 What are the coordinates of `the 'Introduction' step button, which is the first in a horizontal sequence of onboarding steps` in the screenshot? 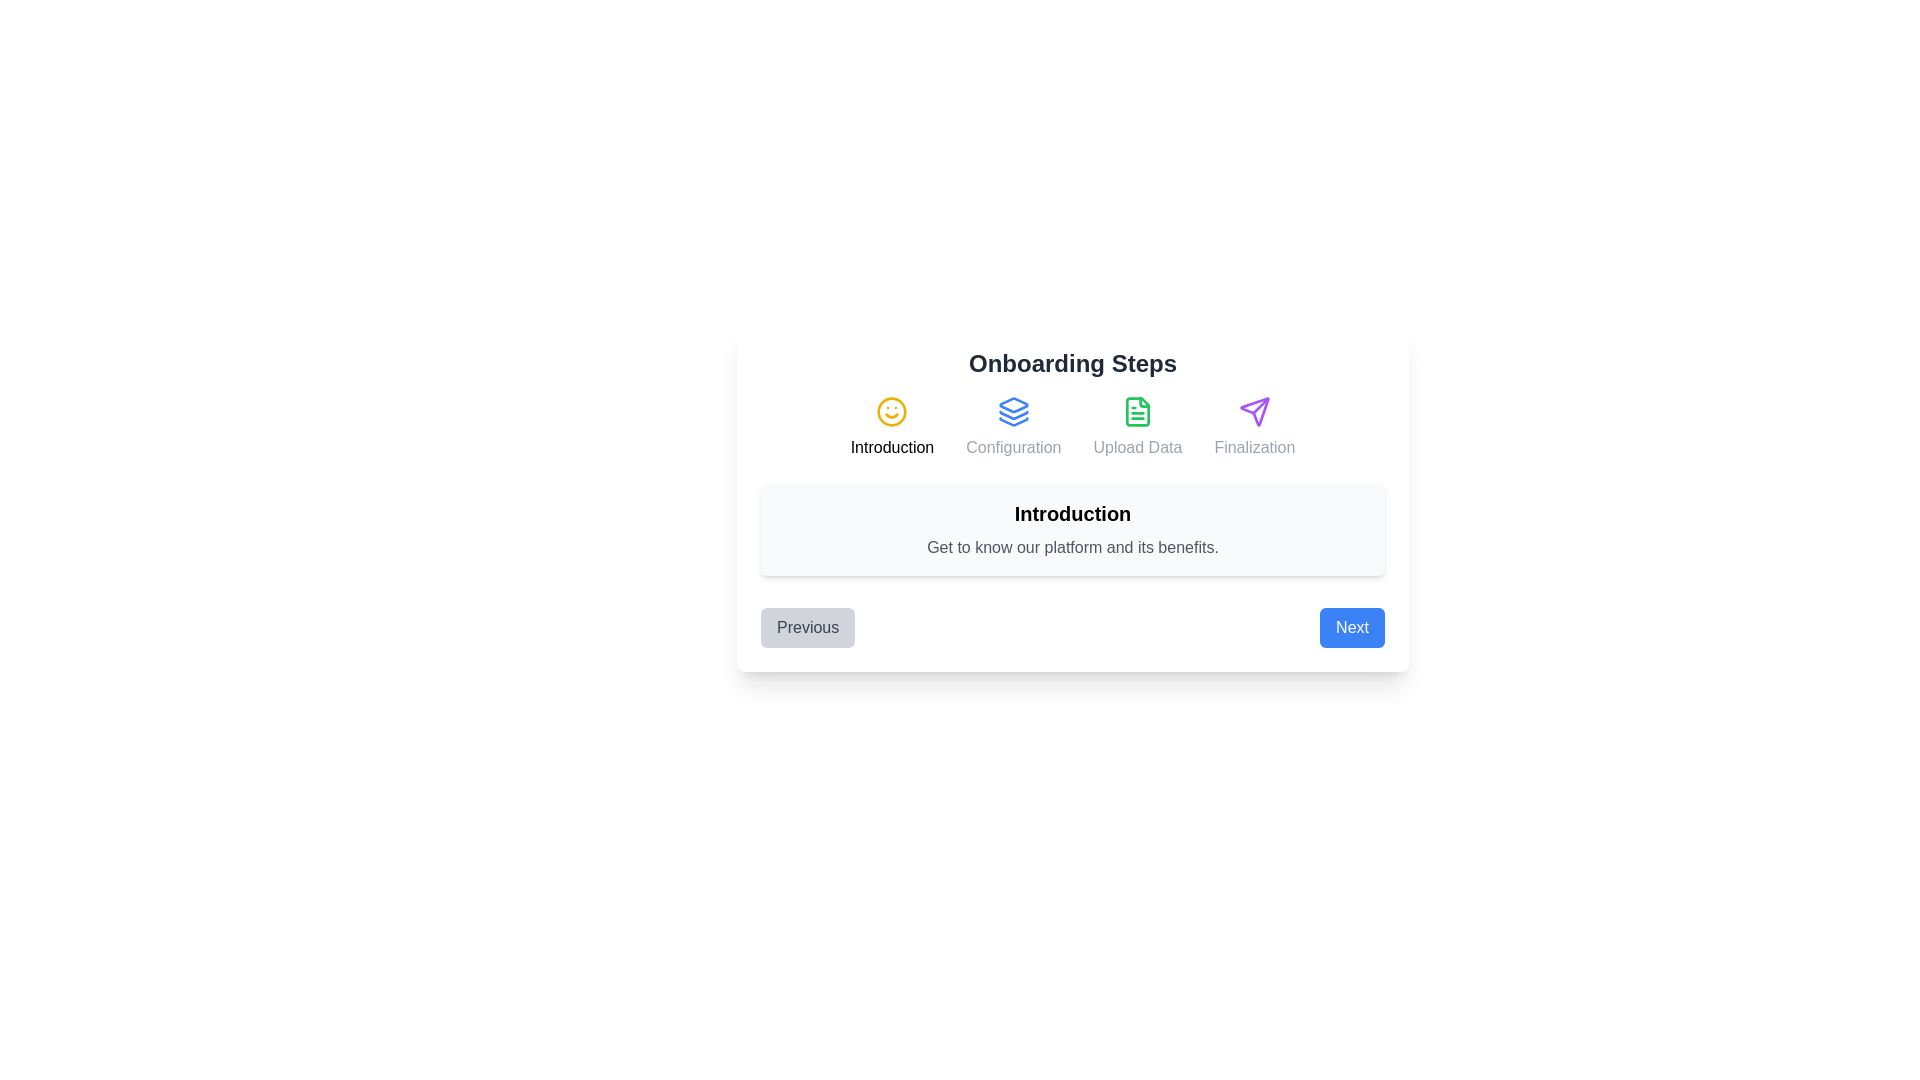 It's located at (891, 427).